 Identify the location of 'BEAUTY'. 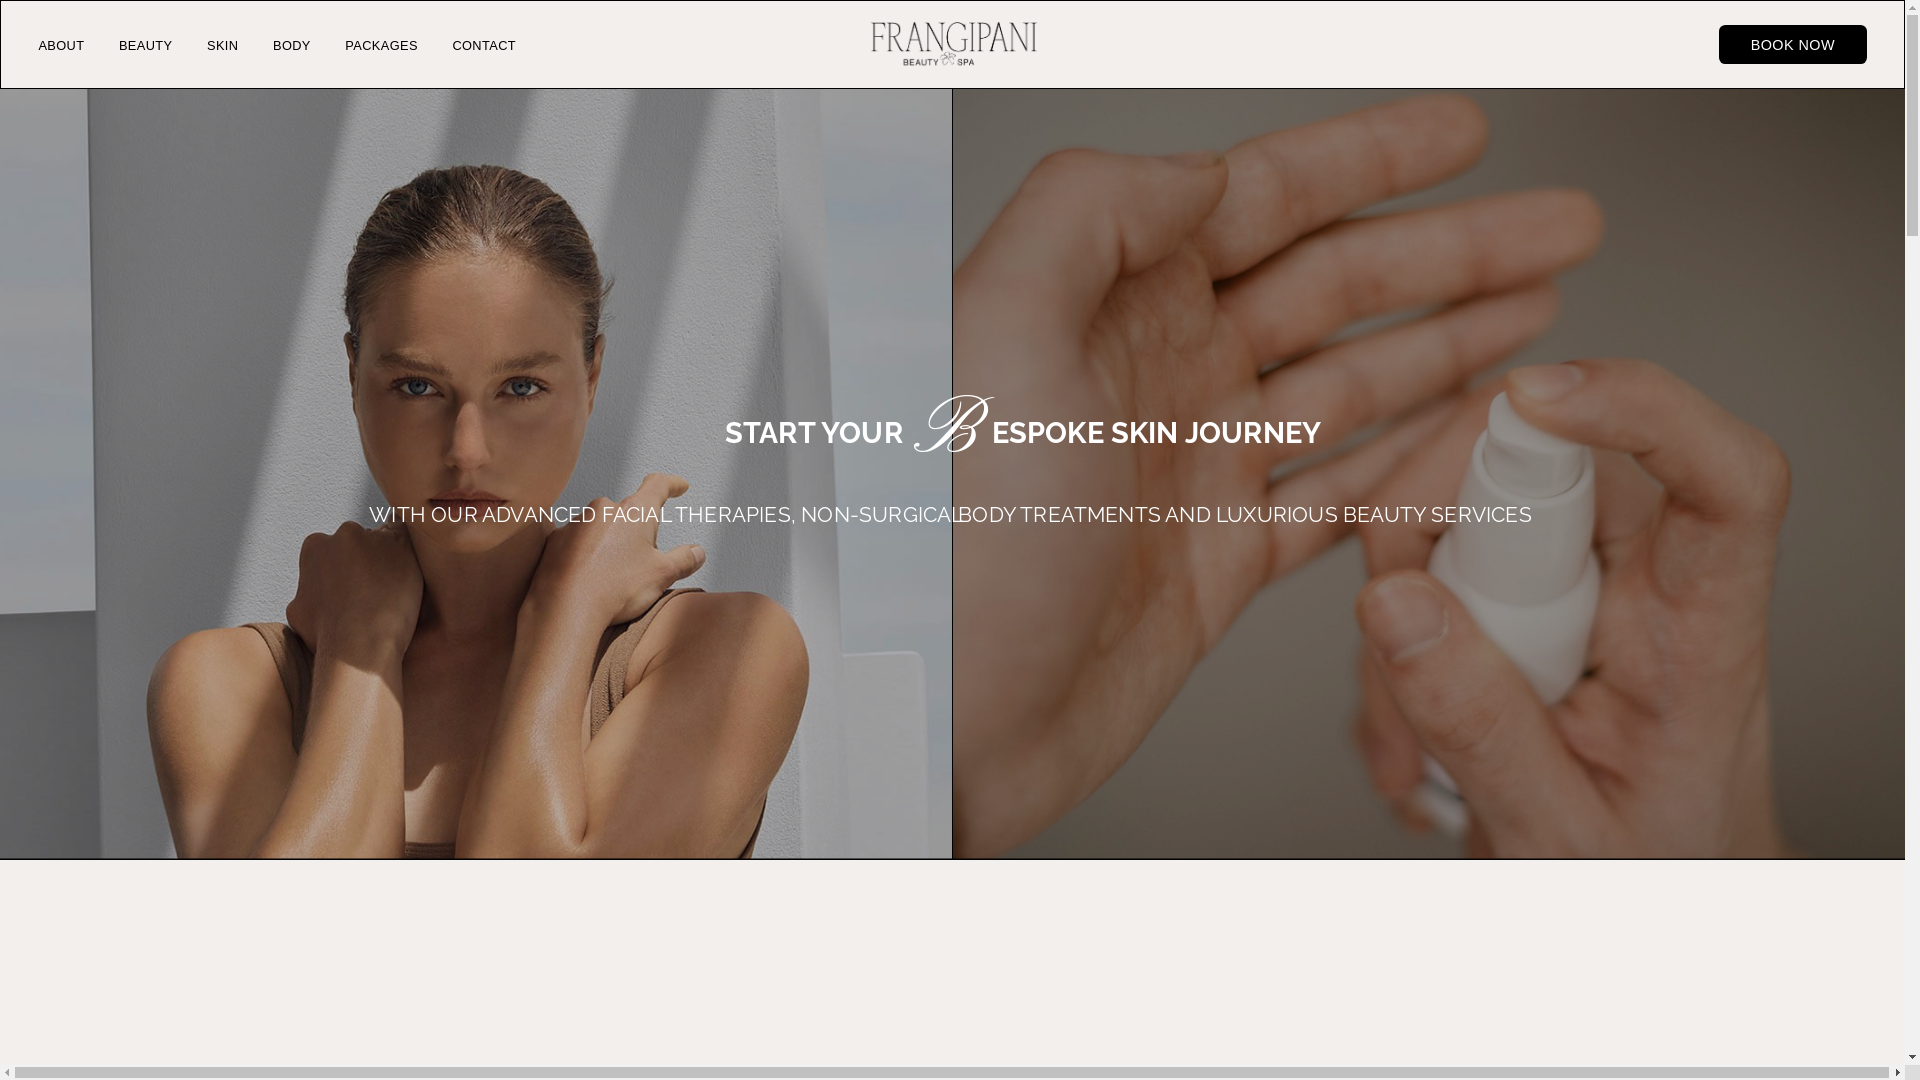
(144, 45).